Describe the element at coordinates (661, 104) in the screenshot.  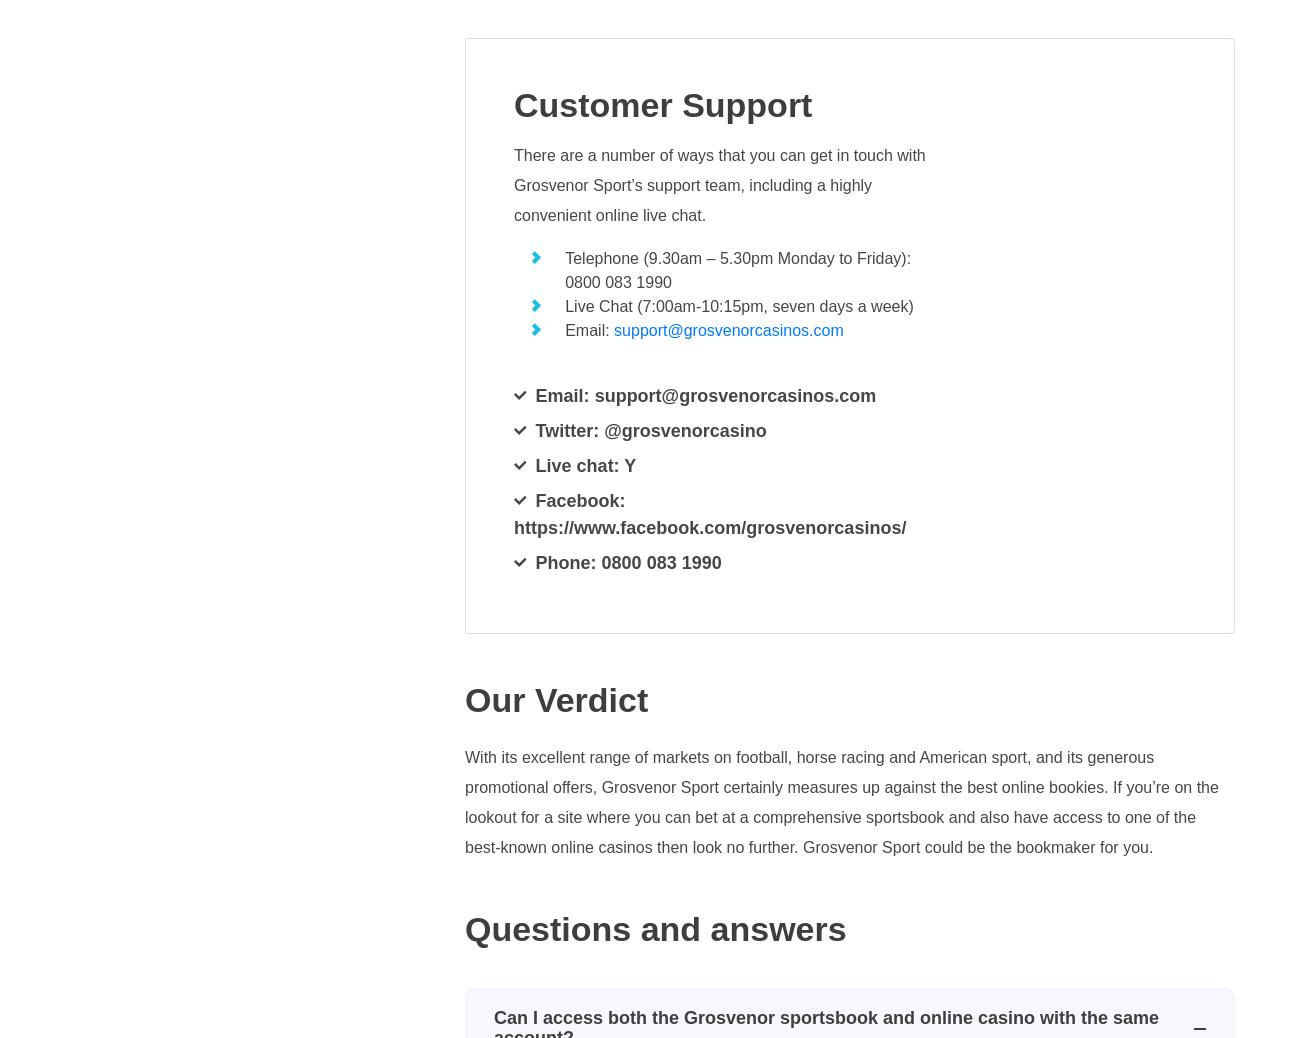
I see `'Customer Support'` at that location.